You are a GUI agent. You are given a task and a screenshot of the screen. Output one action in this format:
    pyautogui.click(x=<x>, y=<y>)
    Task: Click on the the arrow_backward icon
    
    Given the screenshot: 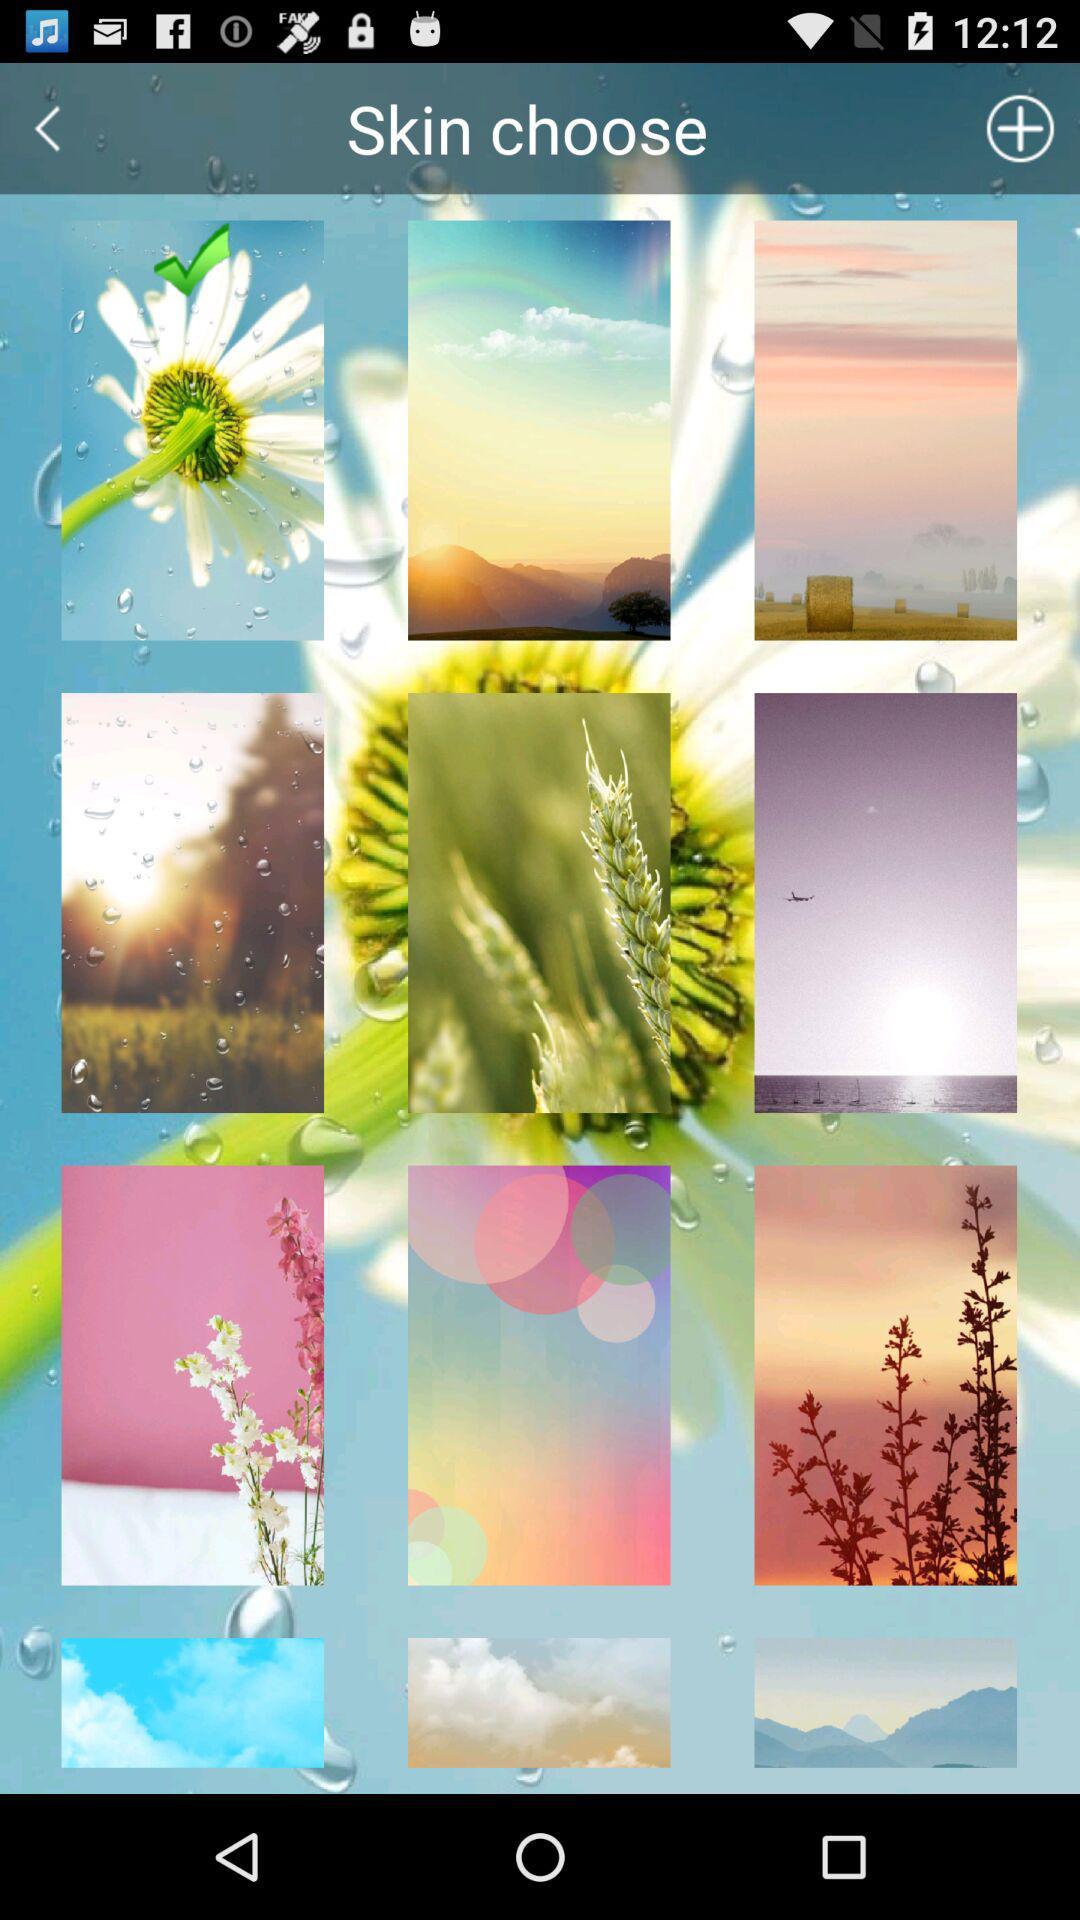 What is the action you would take?
    pyautogui.click(x=46, y=136)
    